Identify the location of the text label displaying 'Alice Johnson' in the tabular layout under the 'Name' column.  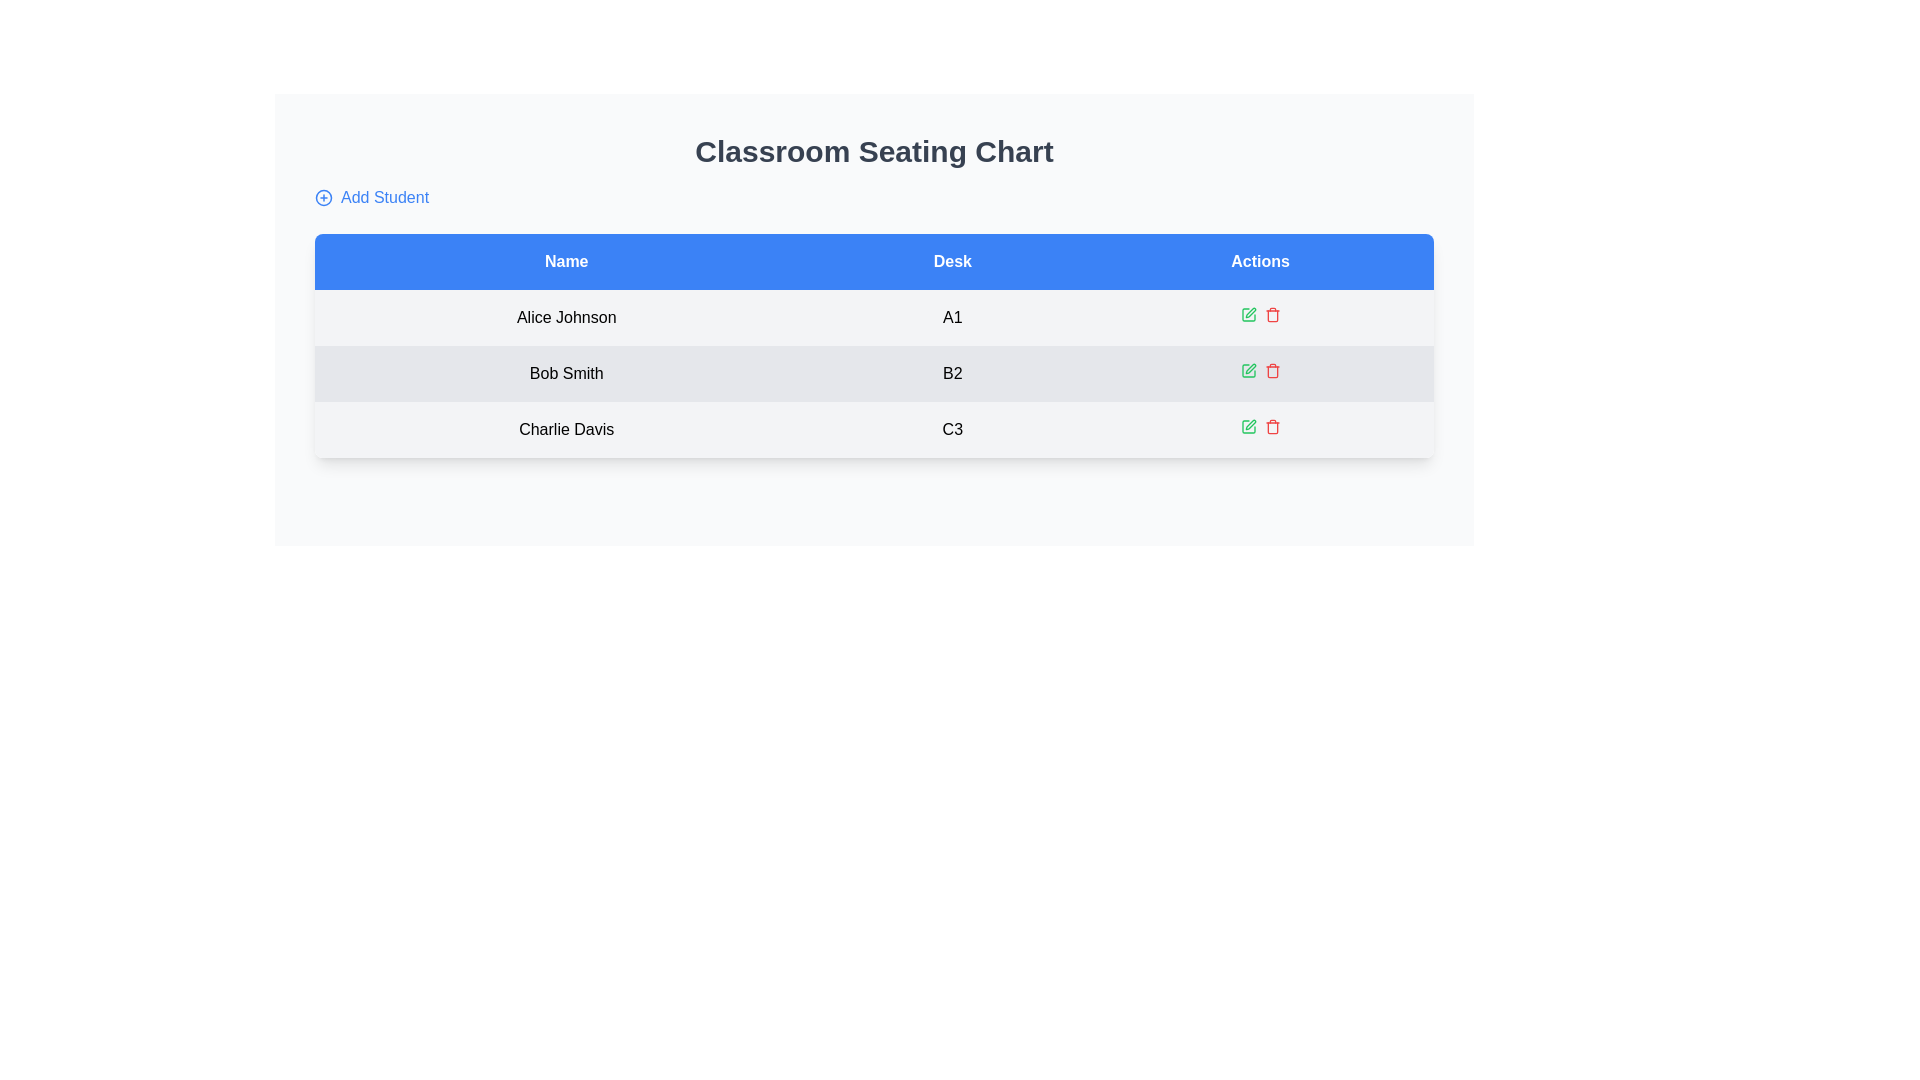
(565, 316).